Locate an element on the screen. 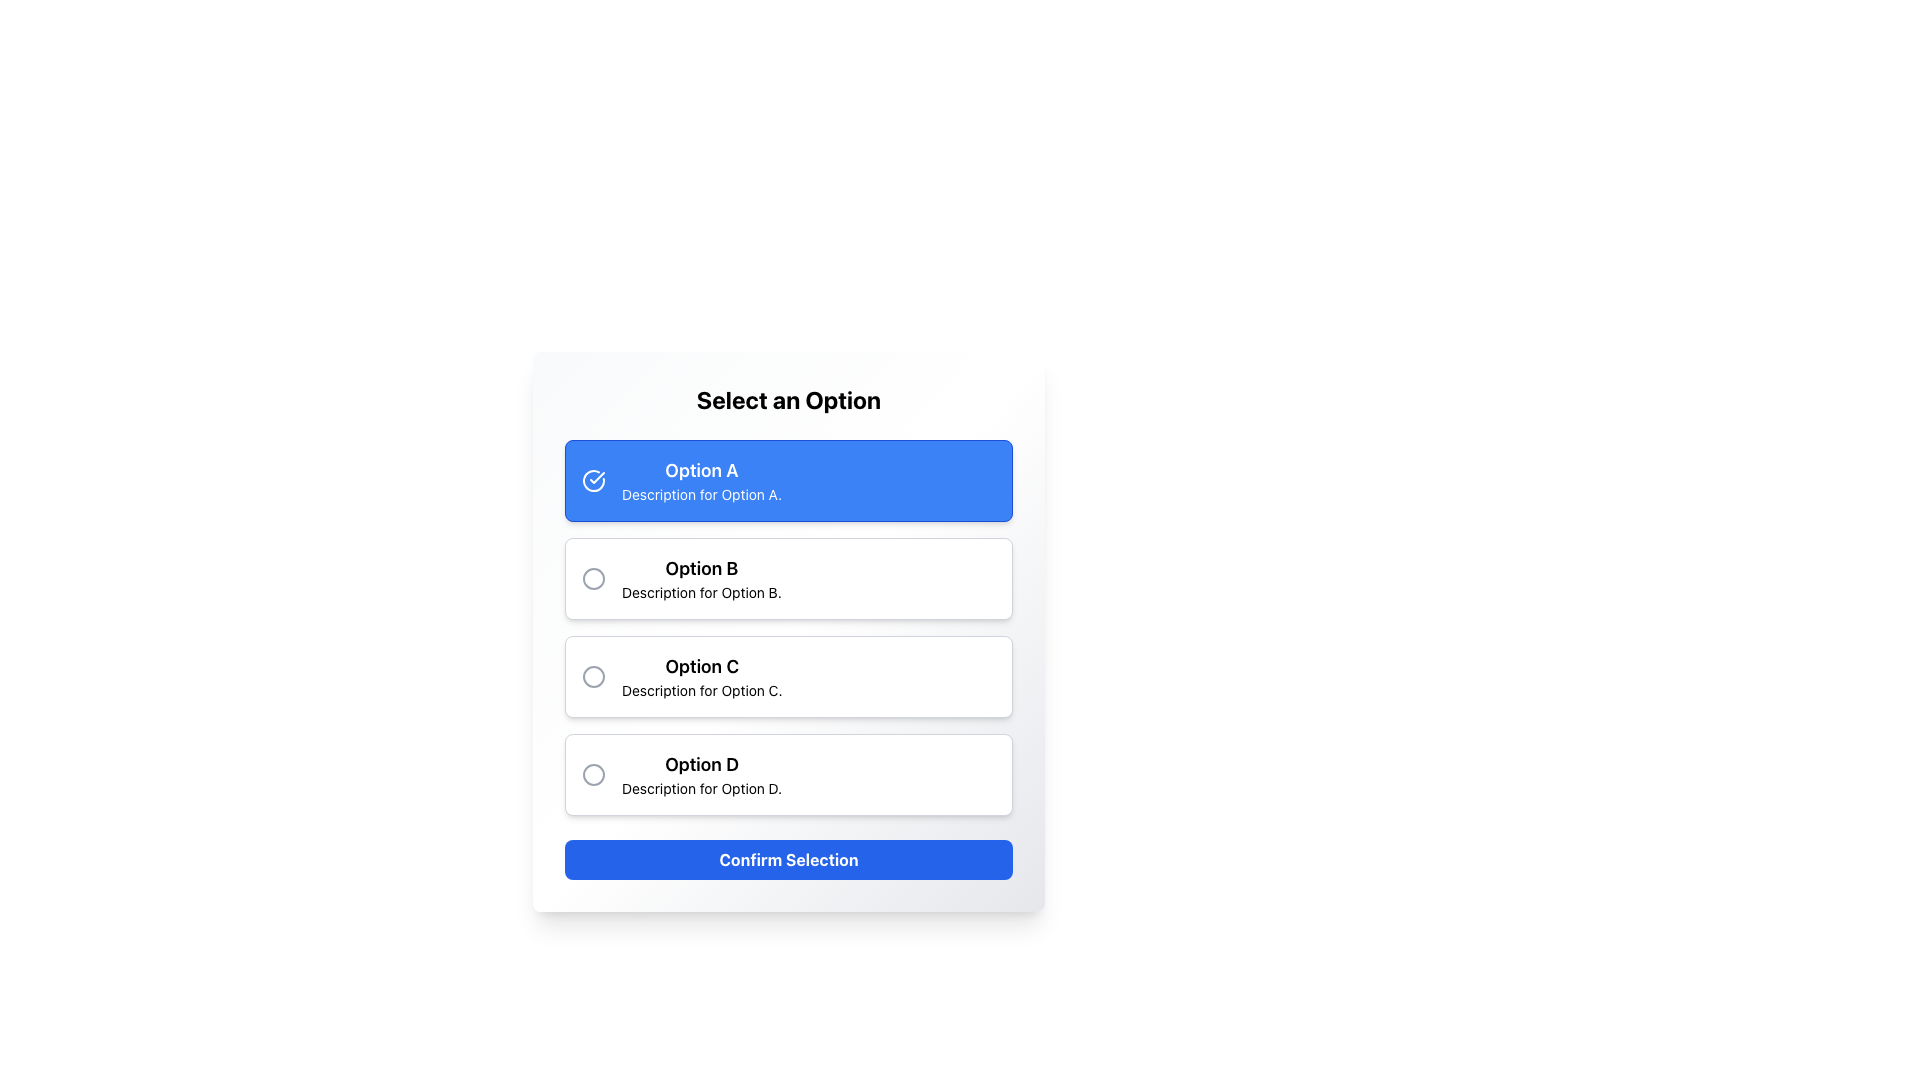  the descriptive text block that reads 'Description for Option C.' located beneath the label 'Option C' is located at coordinates (702, 689).